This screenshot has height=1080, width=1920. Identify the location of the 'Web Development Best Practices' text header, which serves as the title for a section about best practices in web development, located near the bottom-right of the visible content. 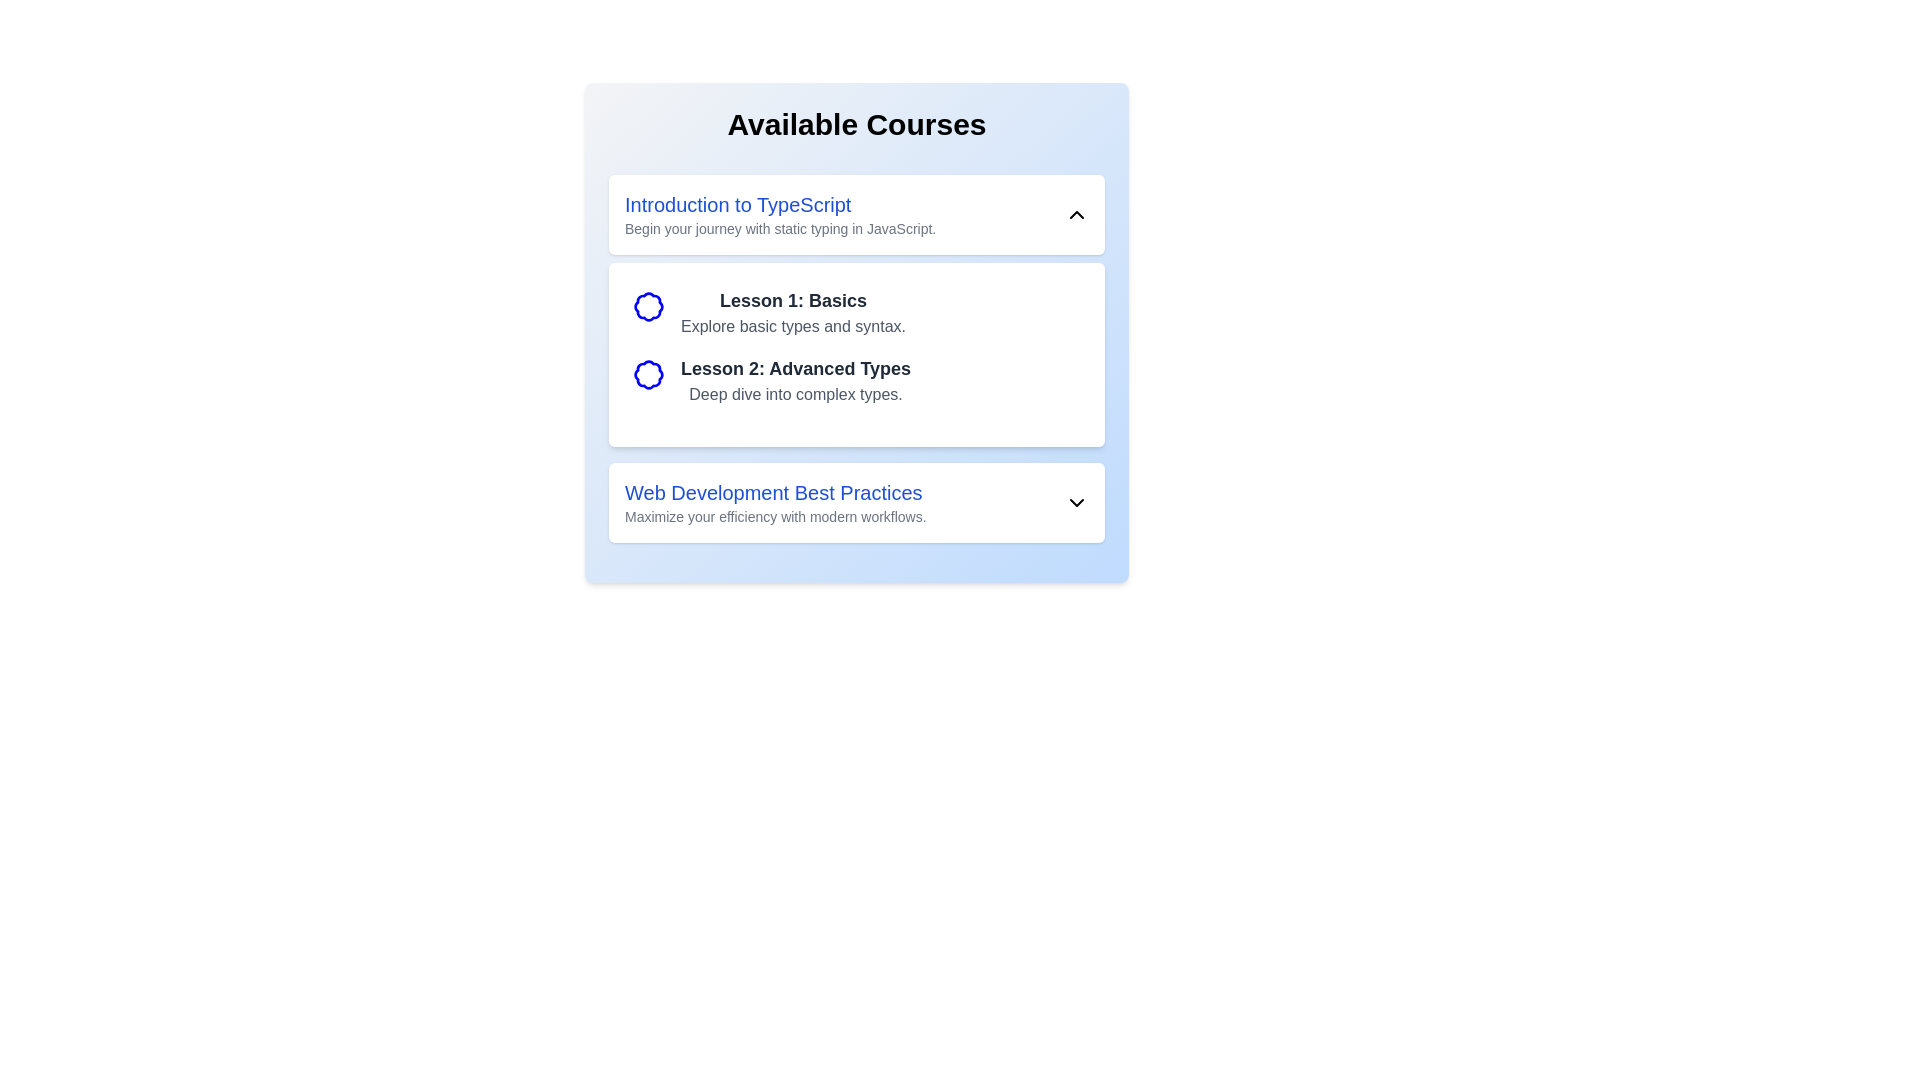
(774, 493).